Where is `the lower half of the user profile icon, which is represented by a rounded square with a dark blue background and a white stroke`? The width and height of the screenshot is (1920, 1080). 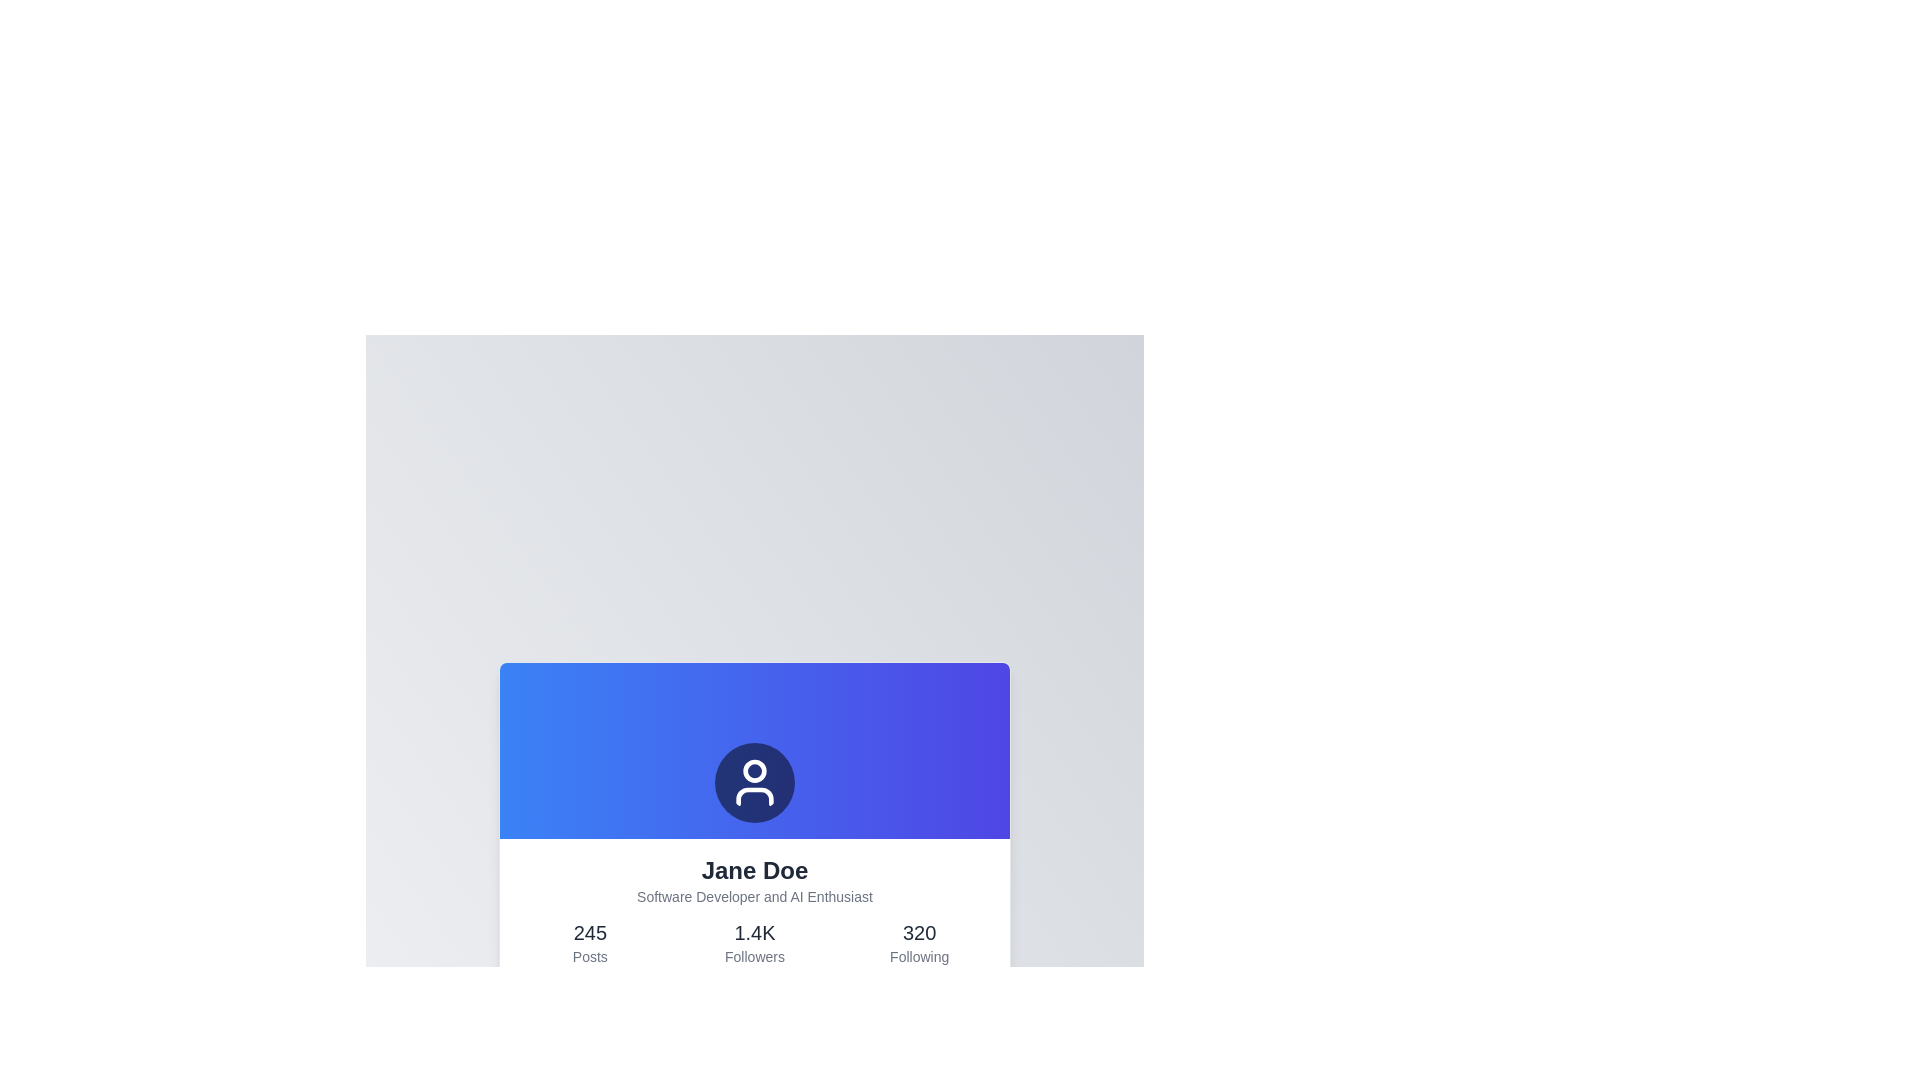
the lower half of the user profile icon, which is represented by a rounded square with a dark blue background and a white stroke is located at coordinates (753, 796).